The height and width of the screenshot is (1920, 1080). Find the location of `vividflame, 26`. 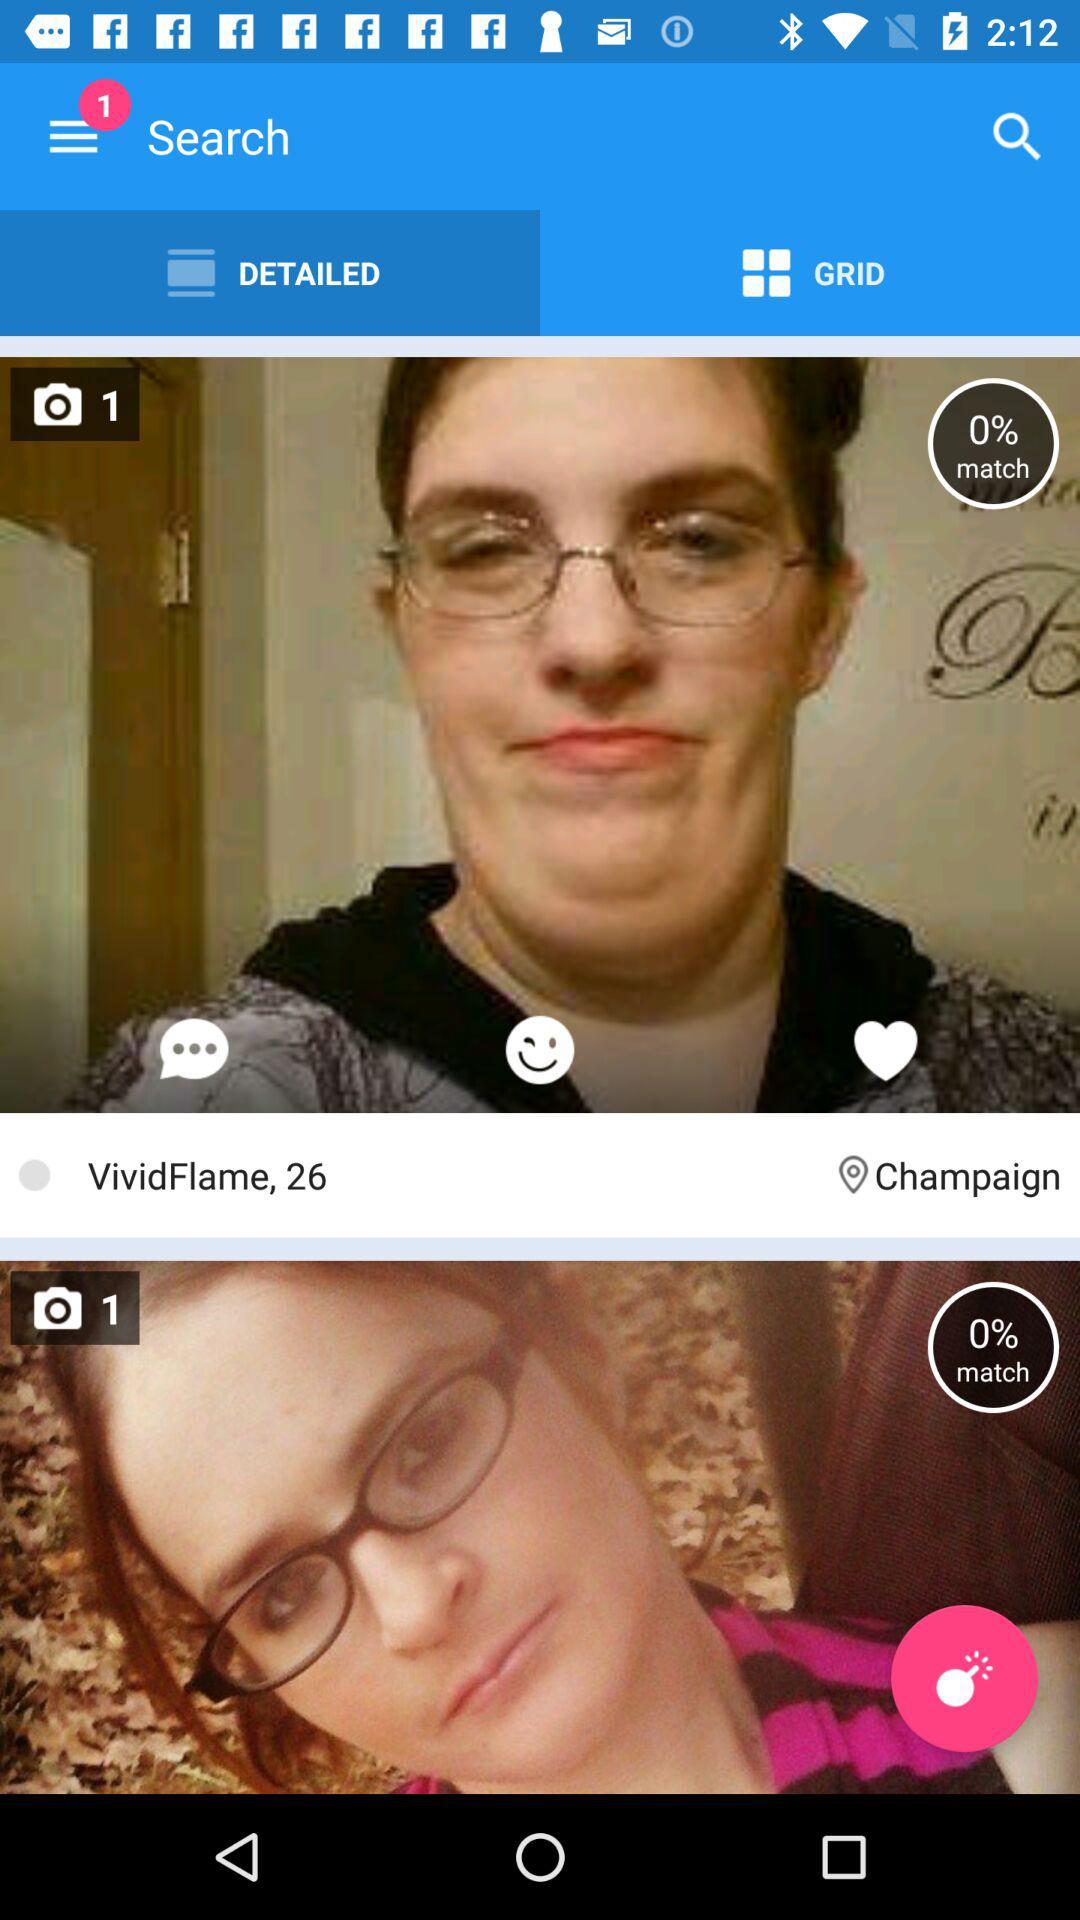

vividflame, 26 is located at coordinates (450, 1175).